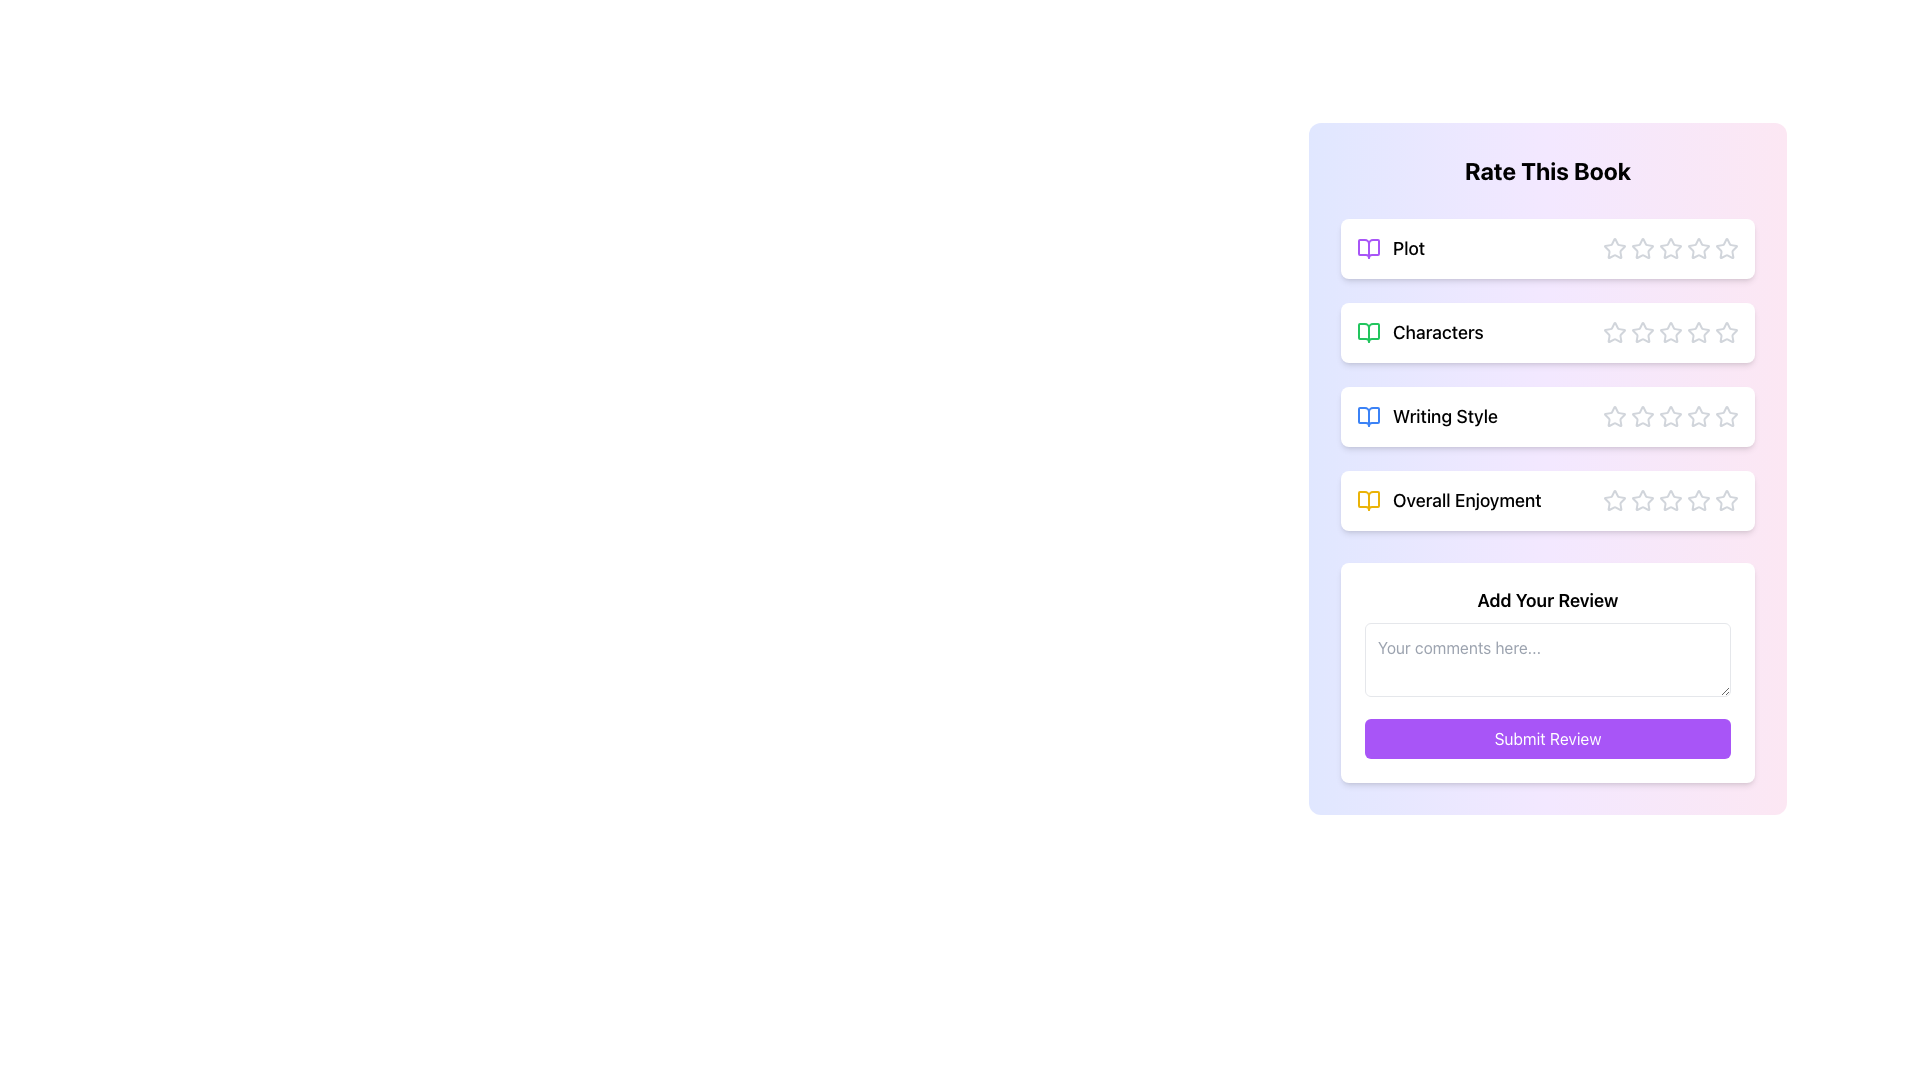 The height and width of the screenshot is (1080, 1920). What do you see at coordinates (1367, 331) in the screenshot?
I see `the icon shaped like an open book with bold green borders, located to the left of the 'Characters' label in the vertical list of review categories` at bounding box center [1367, 331].